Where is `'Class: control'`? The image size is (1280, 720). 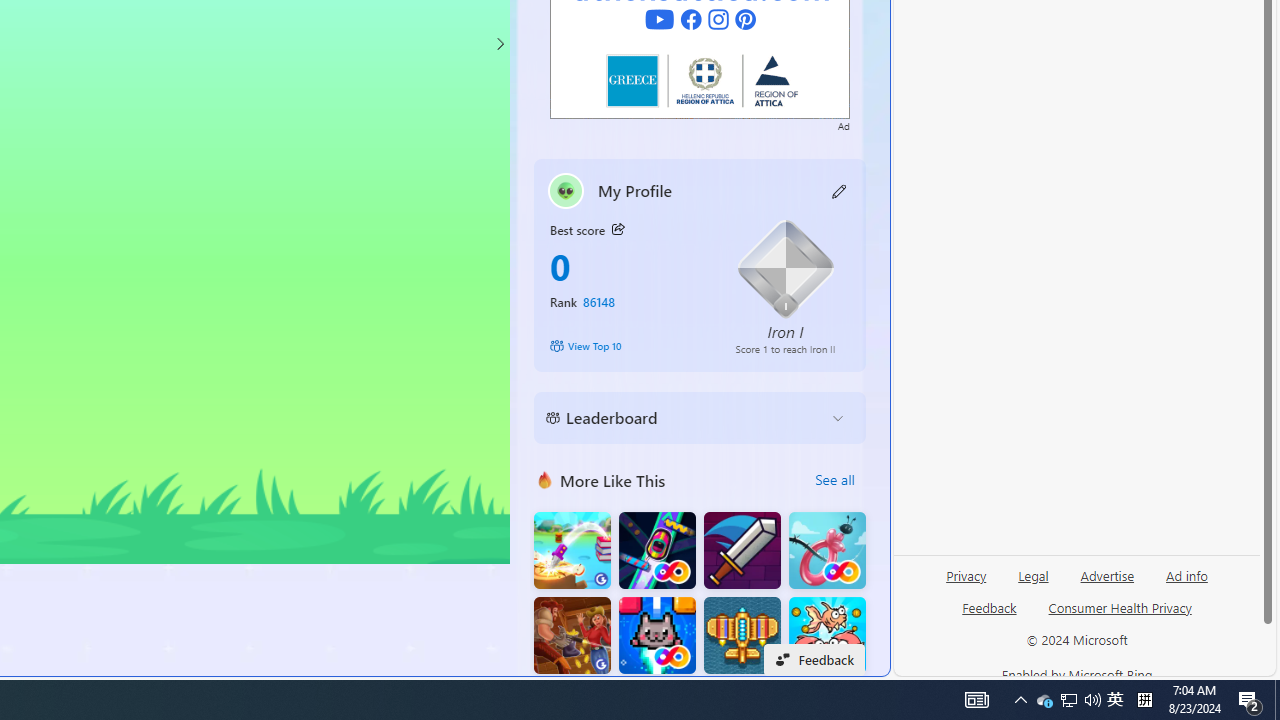
'Class: control' is located at coordinates (499, 43).